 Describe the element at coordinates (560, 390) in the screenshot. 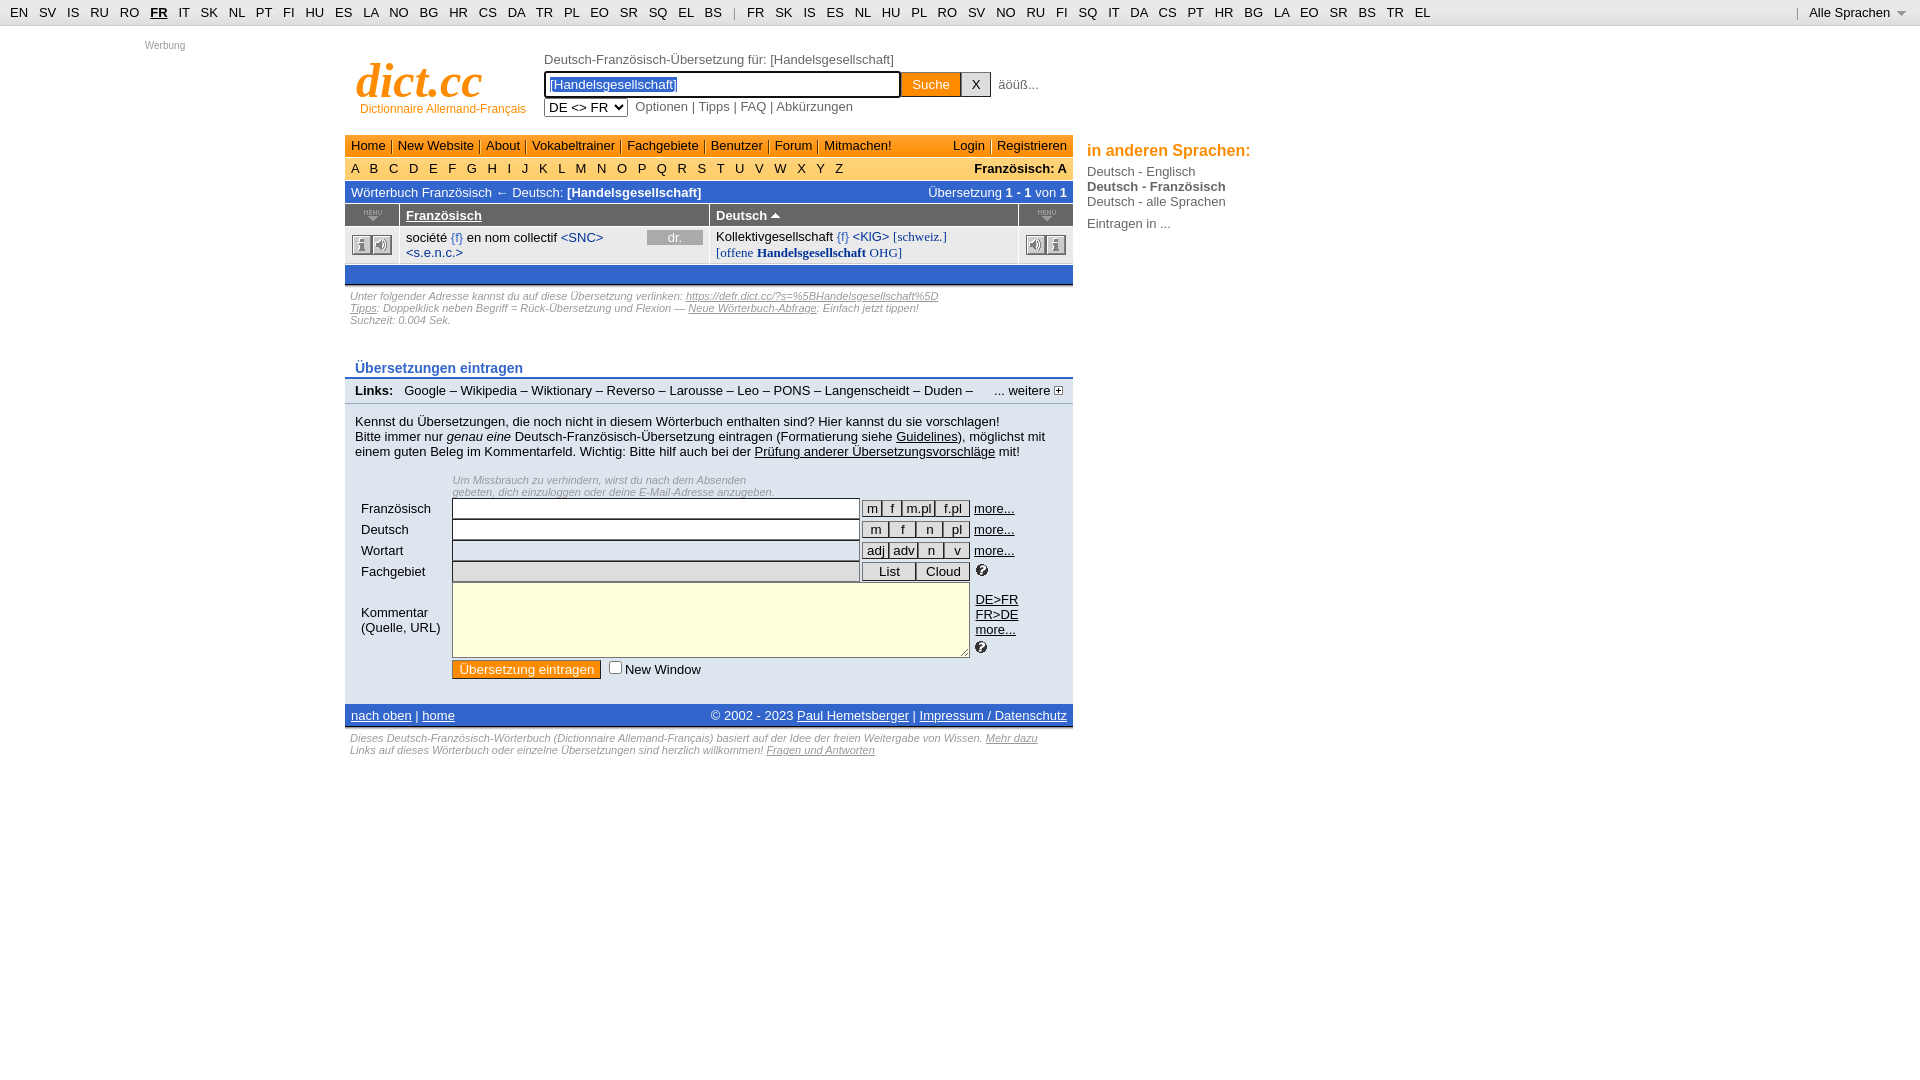

I see `'Wiktionary'` at that location.